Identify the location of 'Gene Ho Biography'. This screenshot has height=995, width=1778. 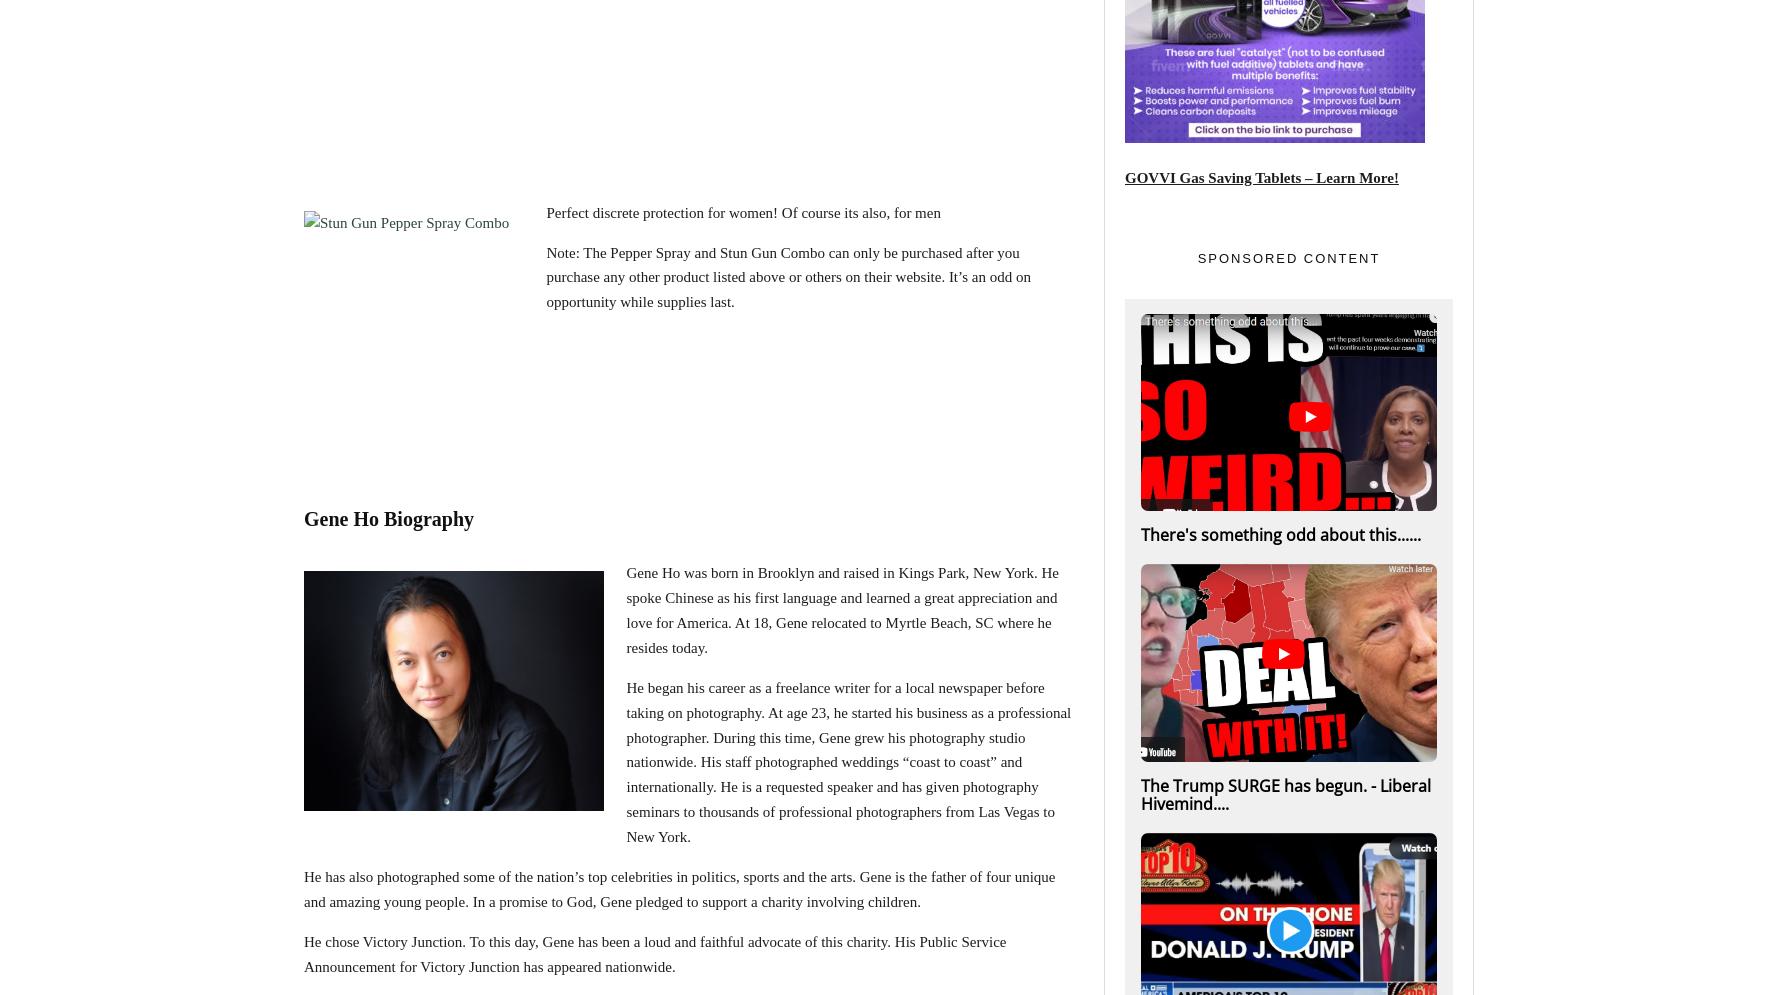
(389, 517).